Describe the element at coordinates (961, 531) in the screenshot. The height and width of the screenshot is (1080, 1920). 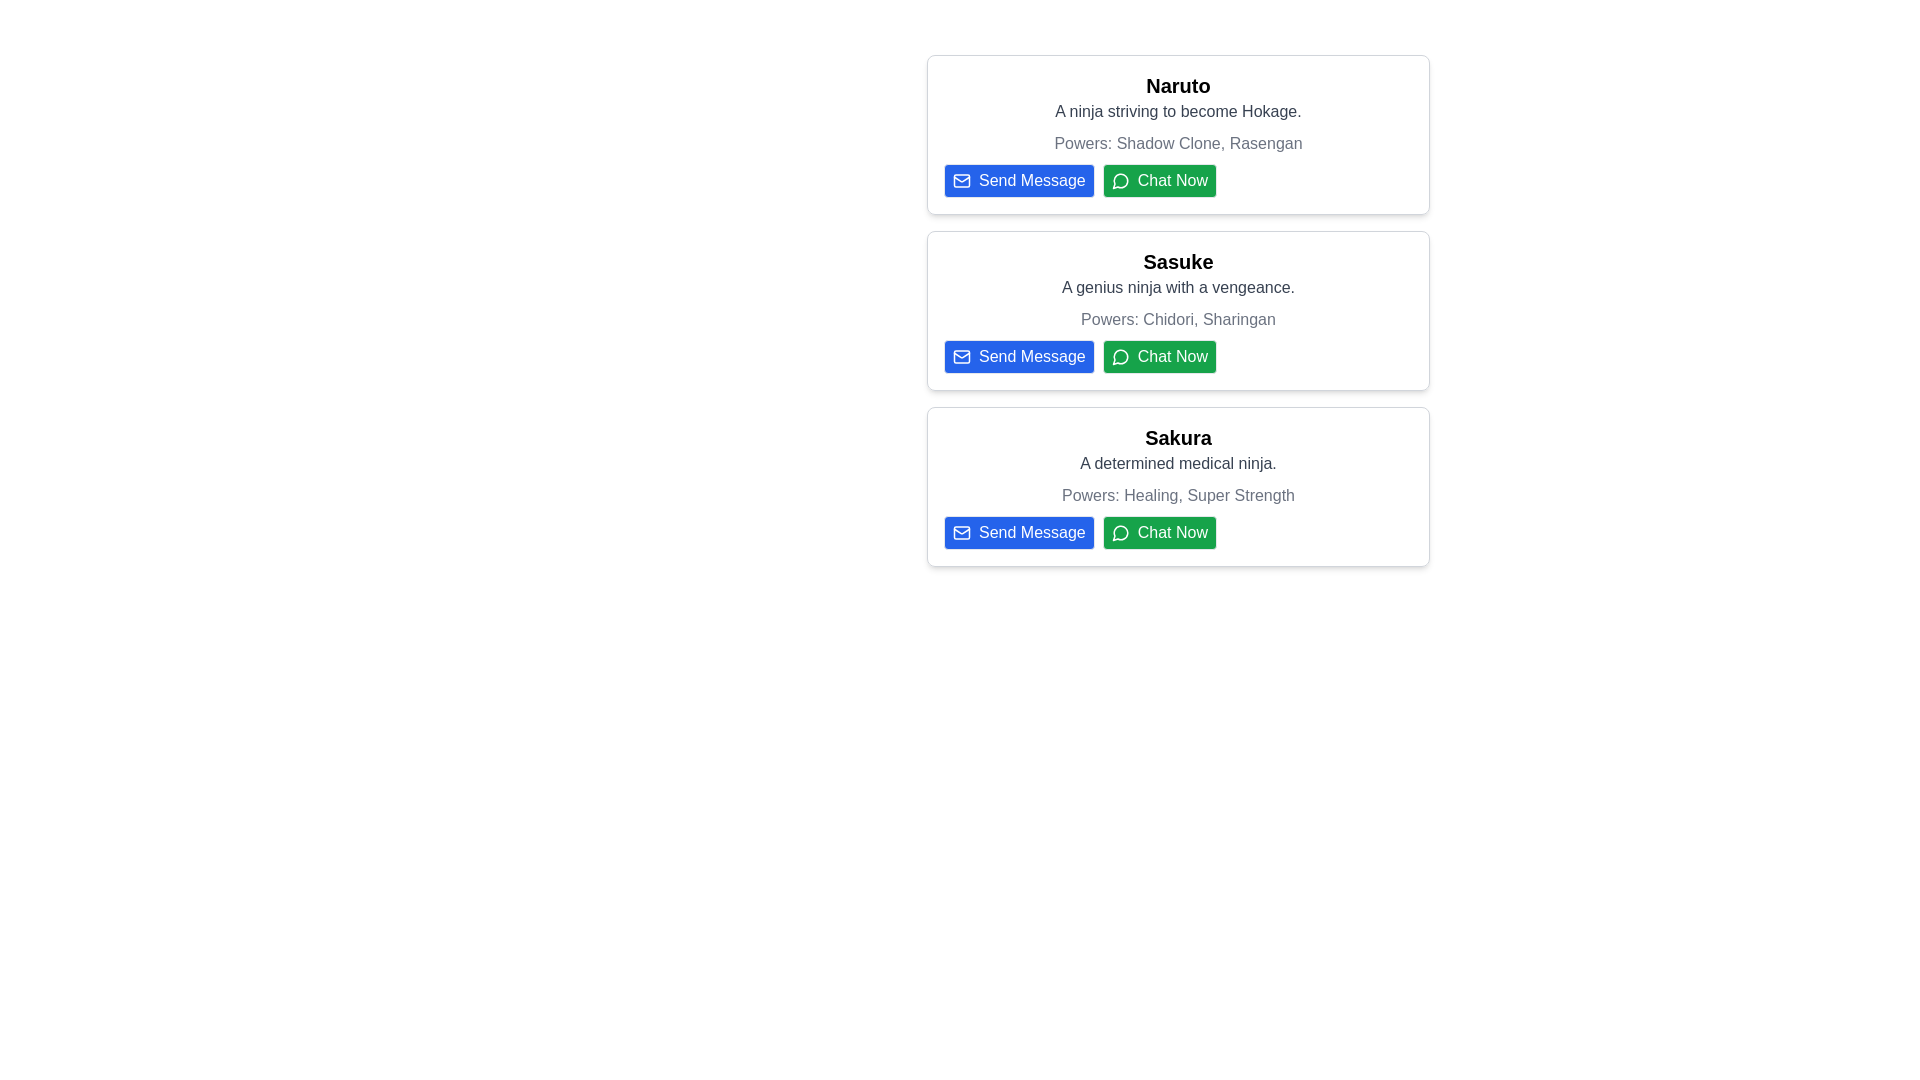
I see `the blue envelope icon representing email actions, located to the left of the 'Send Message' label in the third user card for 'Sakura'` at that location.